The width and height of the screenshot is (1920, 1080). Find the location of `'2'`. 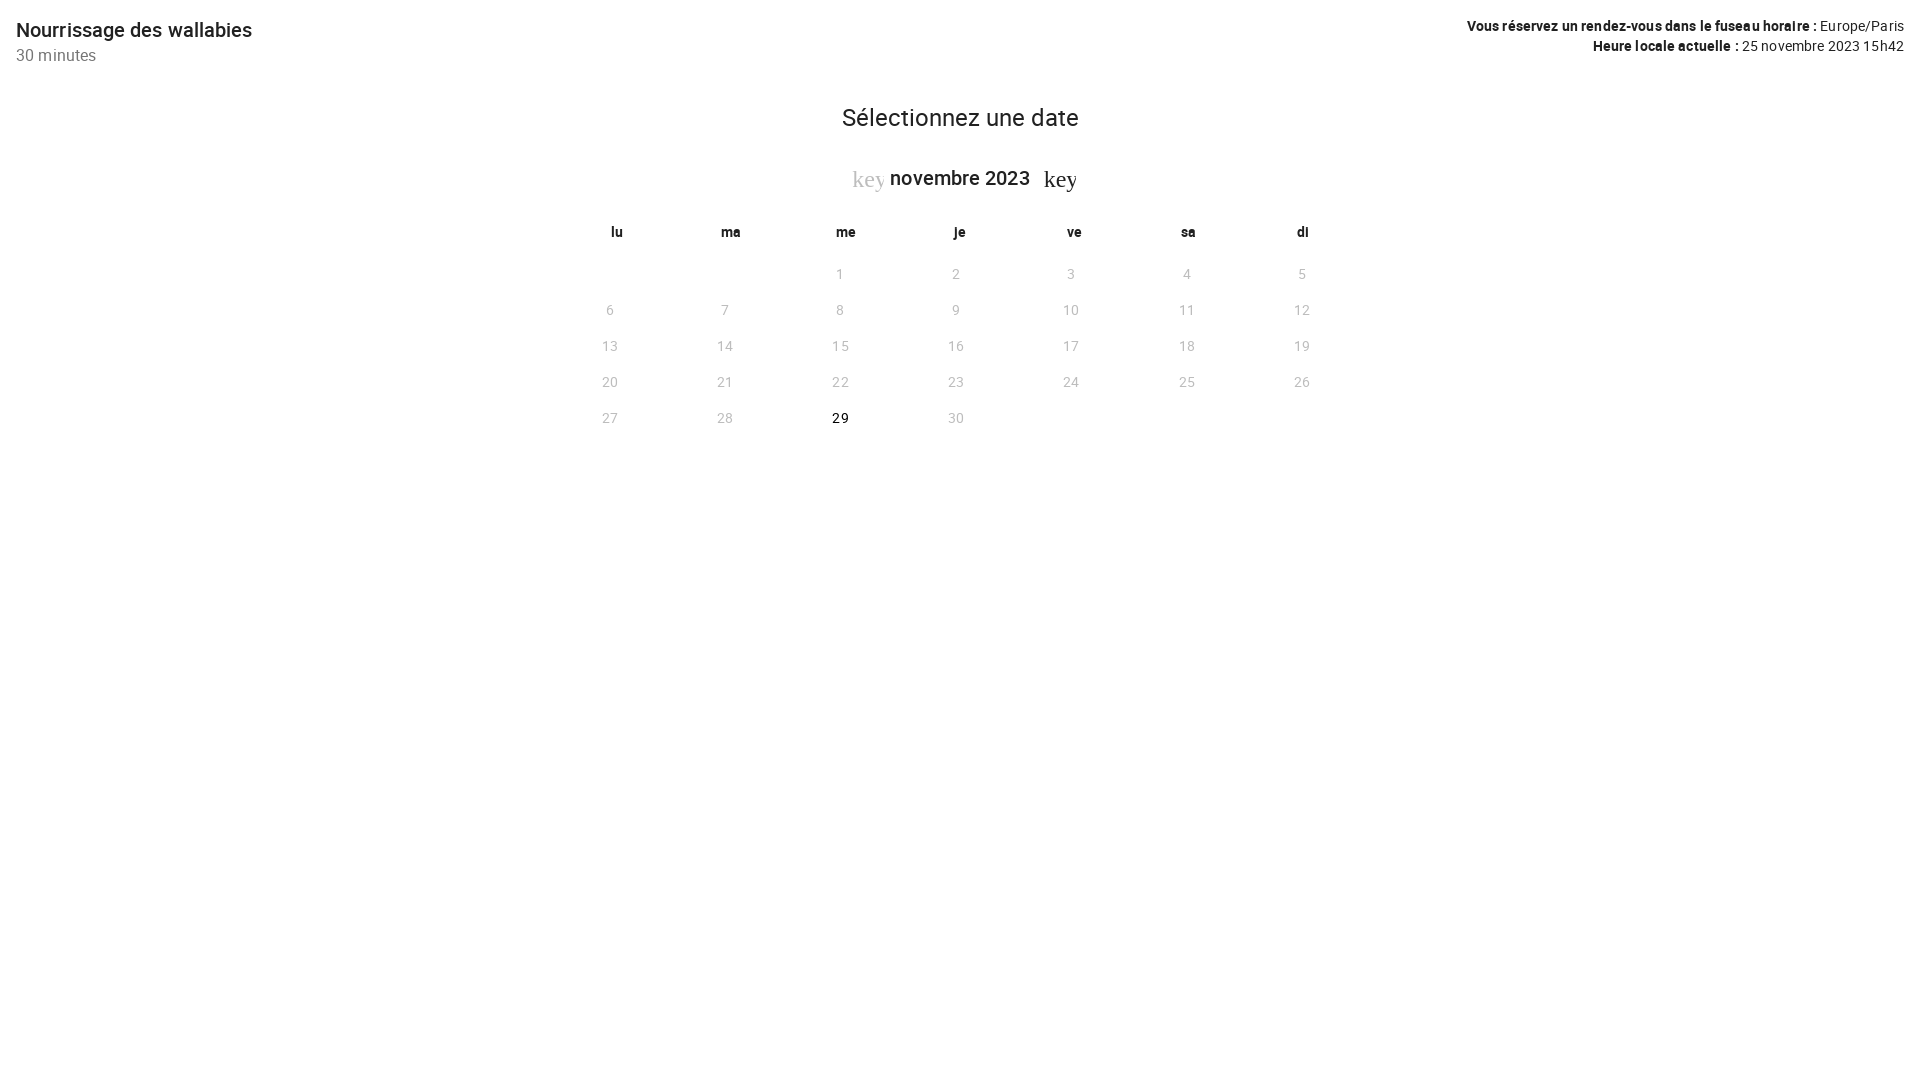

'2' is located at coordinates (954, 273).